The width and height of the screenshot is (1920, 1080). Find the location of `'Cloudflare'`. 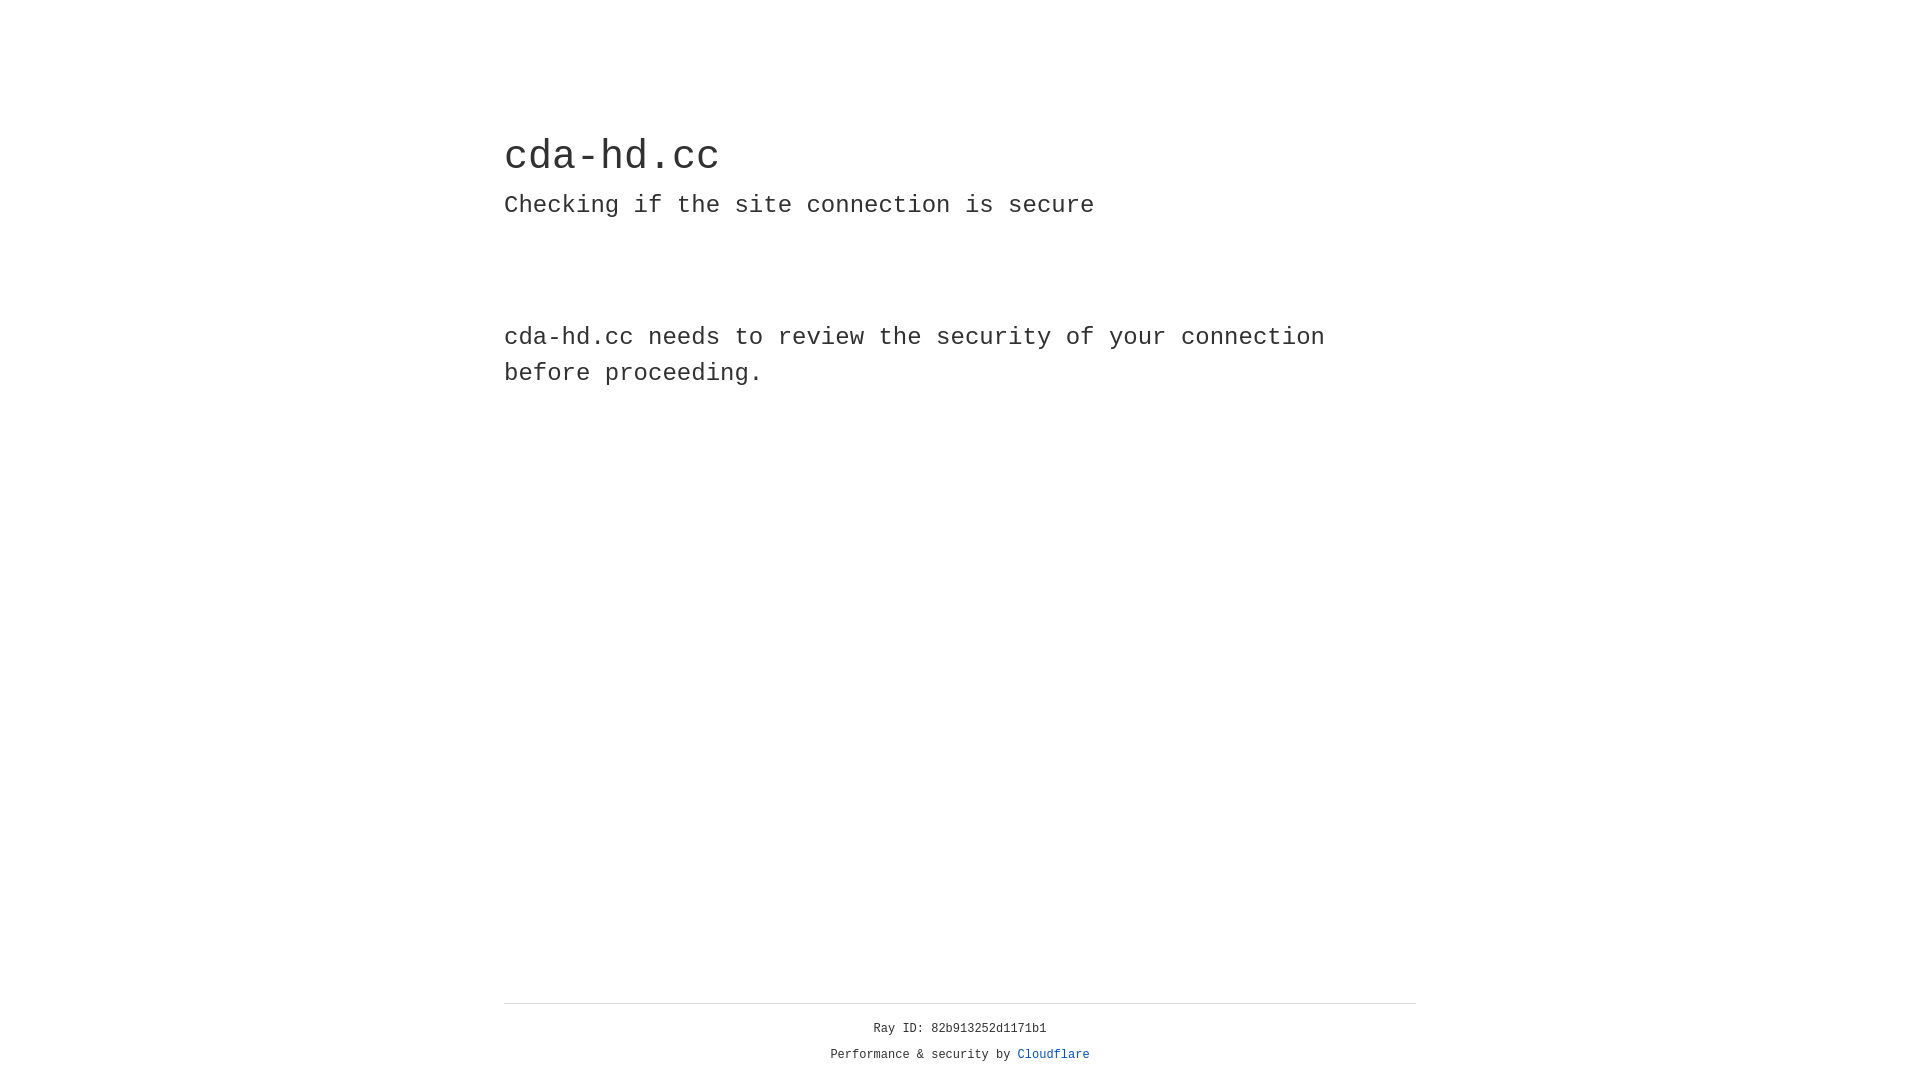

'Cloudflare' is located at coordinates (1017, 1054).